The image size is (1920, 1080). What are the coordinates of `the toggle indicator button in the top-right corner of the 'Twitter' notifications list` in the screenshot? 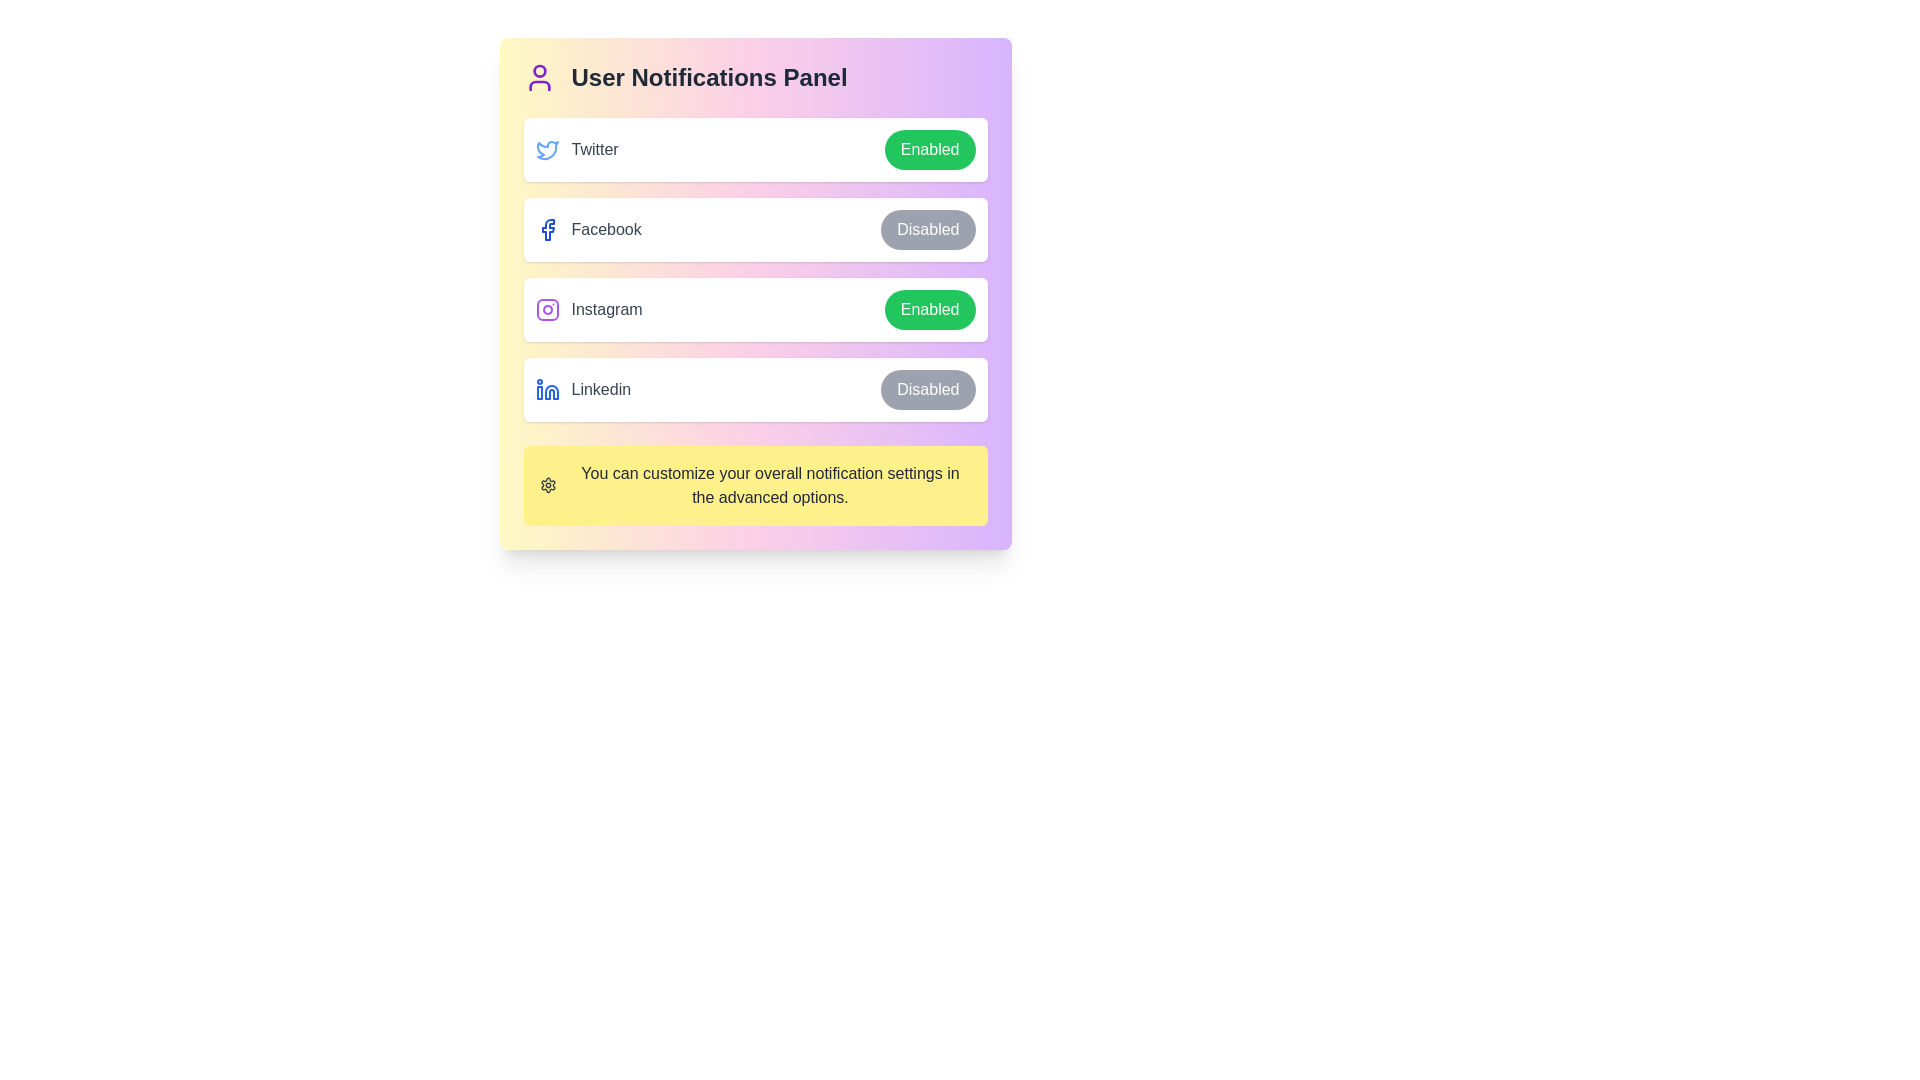 It's located at (929, 149).